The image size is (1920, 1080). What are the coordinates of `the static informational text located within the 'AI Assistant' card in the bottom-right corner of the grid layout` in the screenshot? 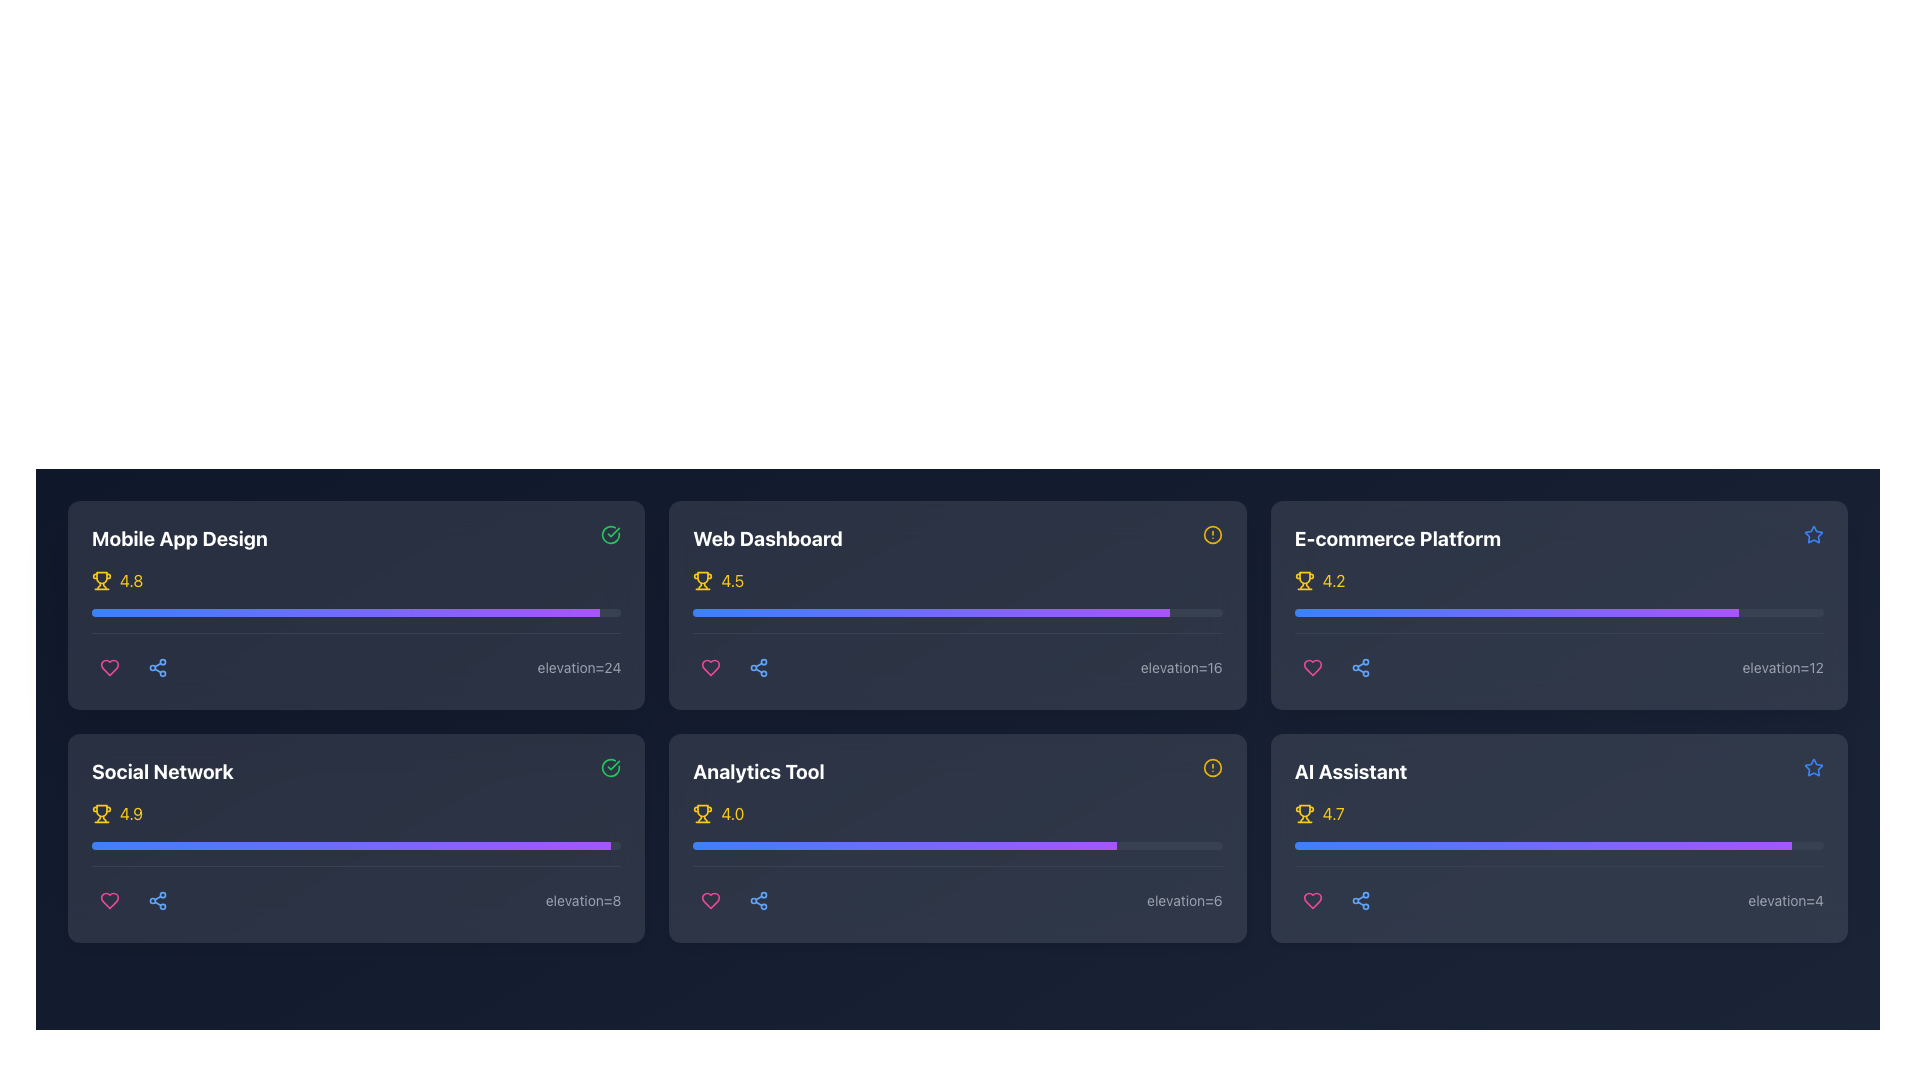 It's located at (1786, 901).